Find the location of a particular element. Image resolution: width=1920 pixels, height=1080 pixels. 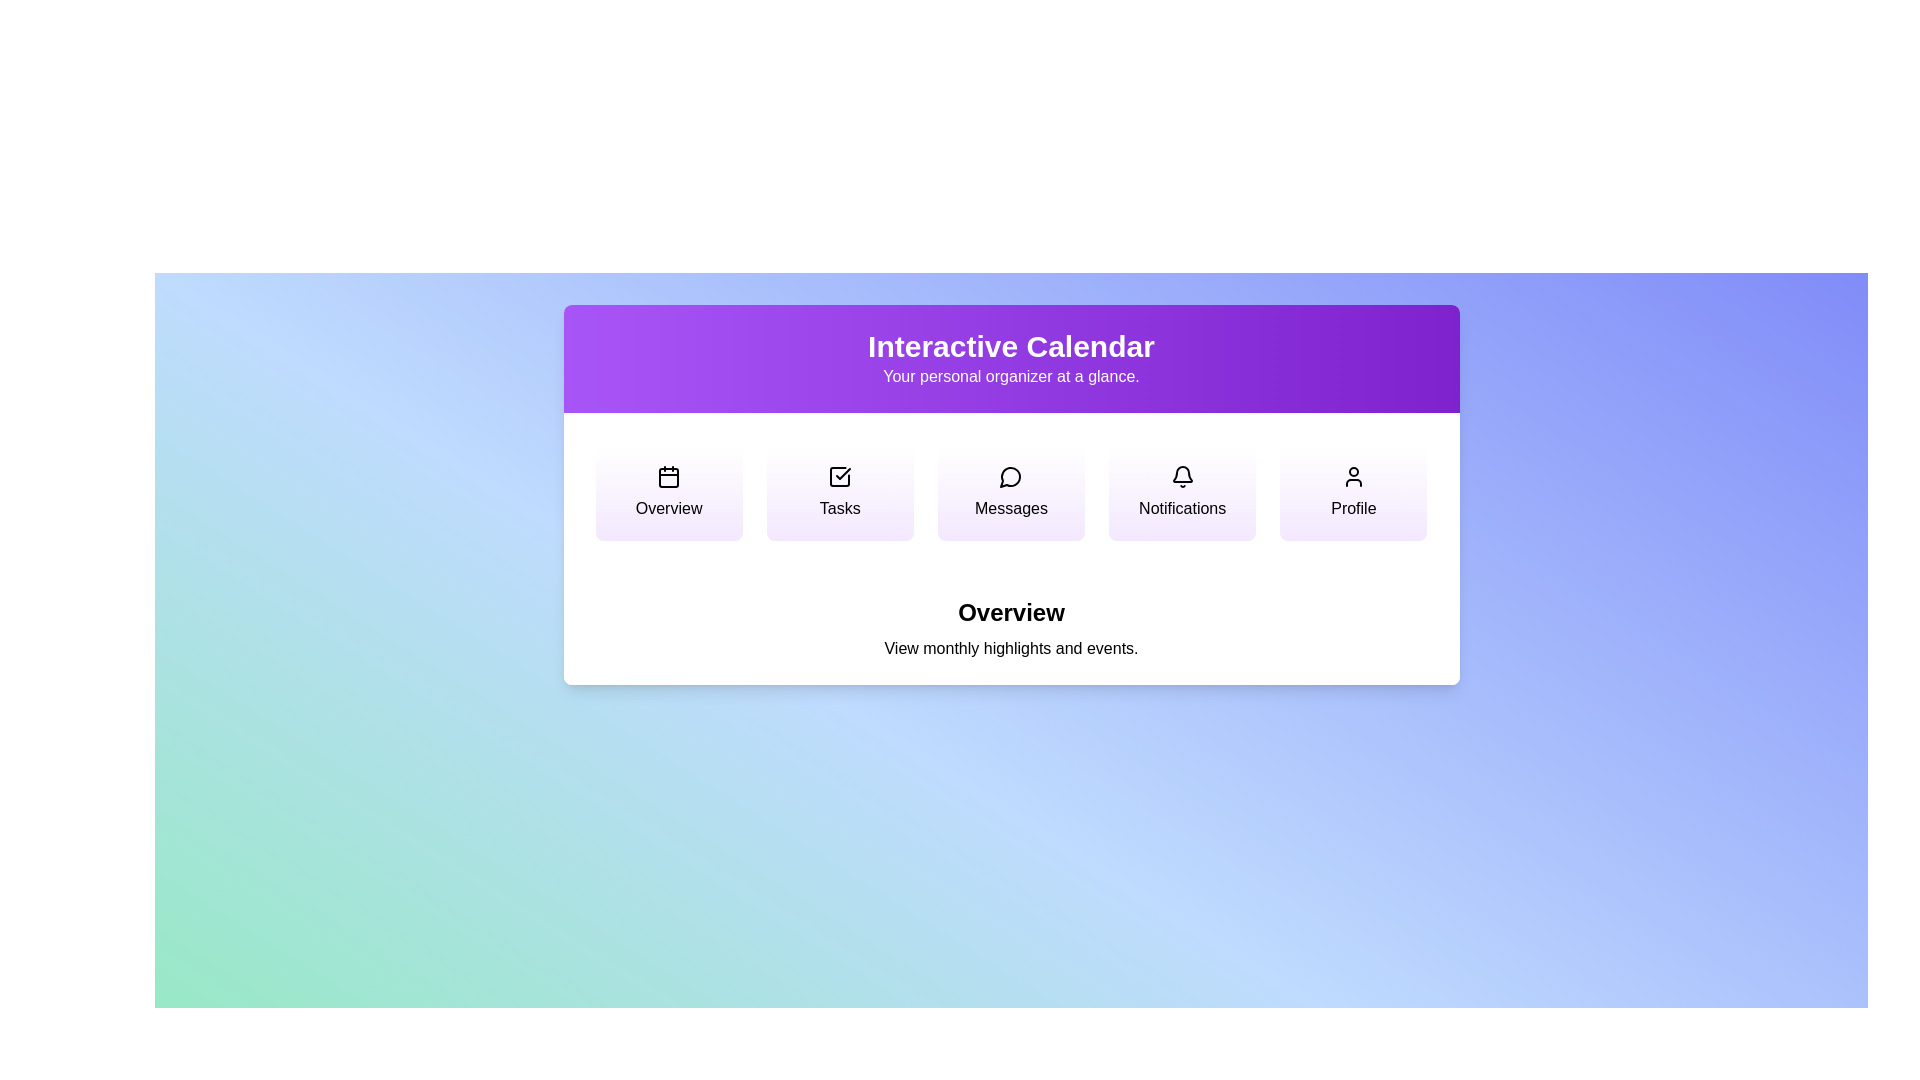

the menu option corresponding to Overview to switch views is located at coordinates (668, 493).